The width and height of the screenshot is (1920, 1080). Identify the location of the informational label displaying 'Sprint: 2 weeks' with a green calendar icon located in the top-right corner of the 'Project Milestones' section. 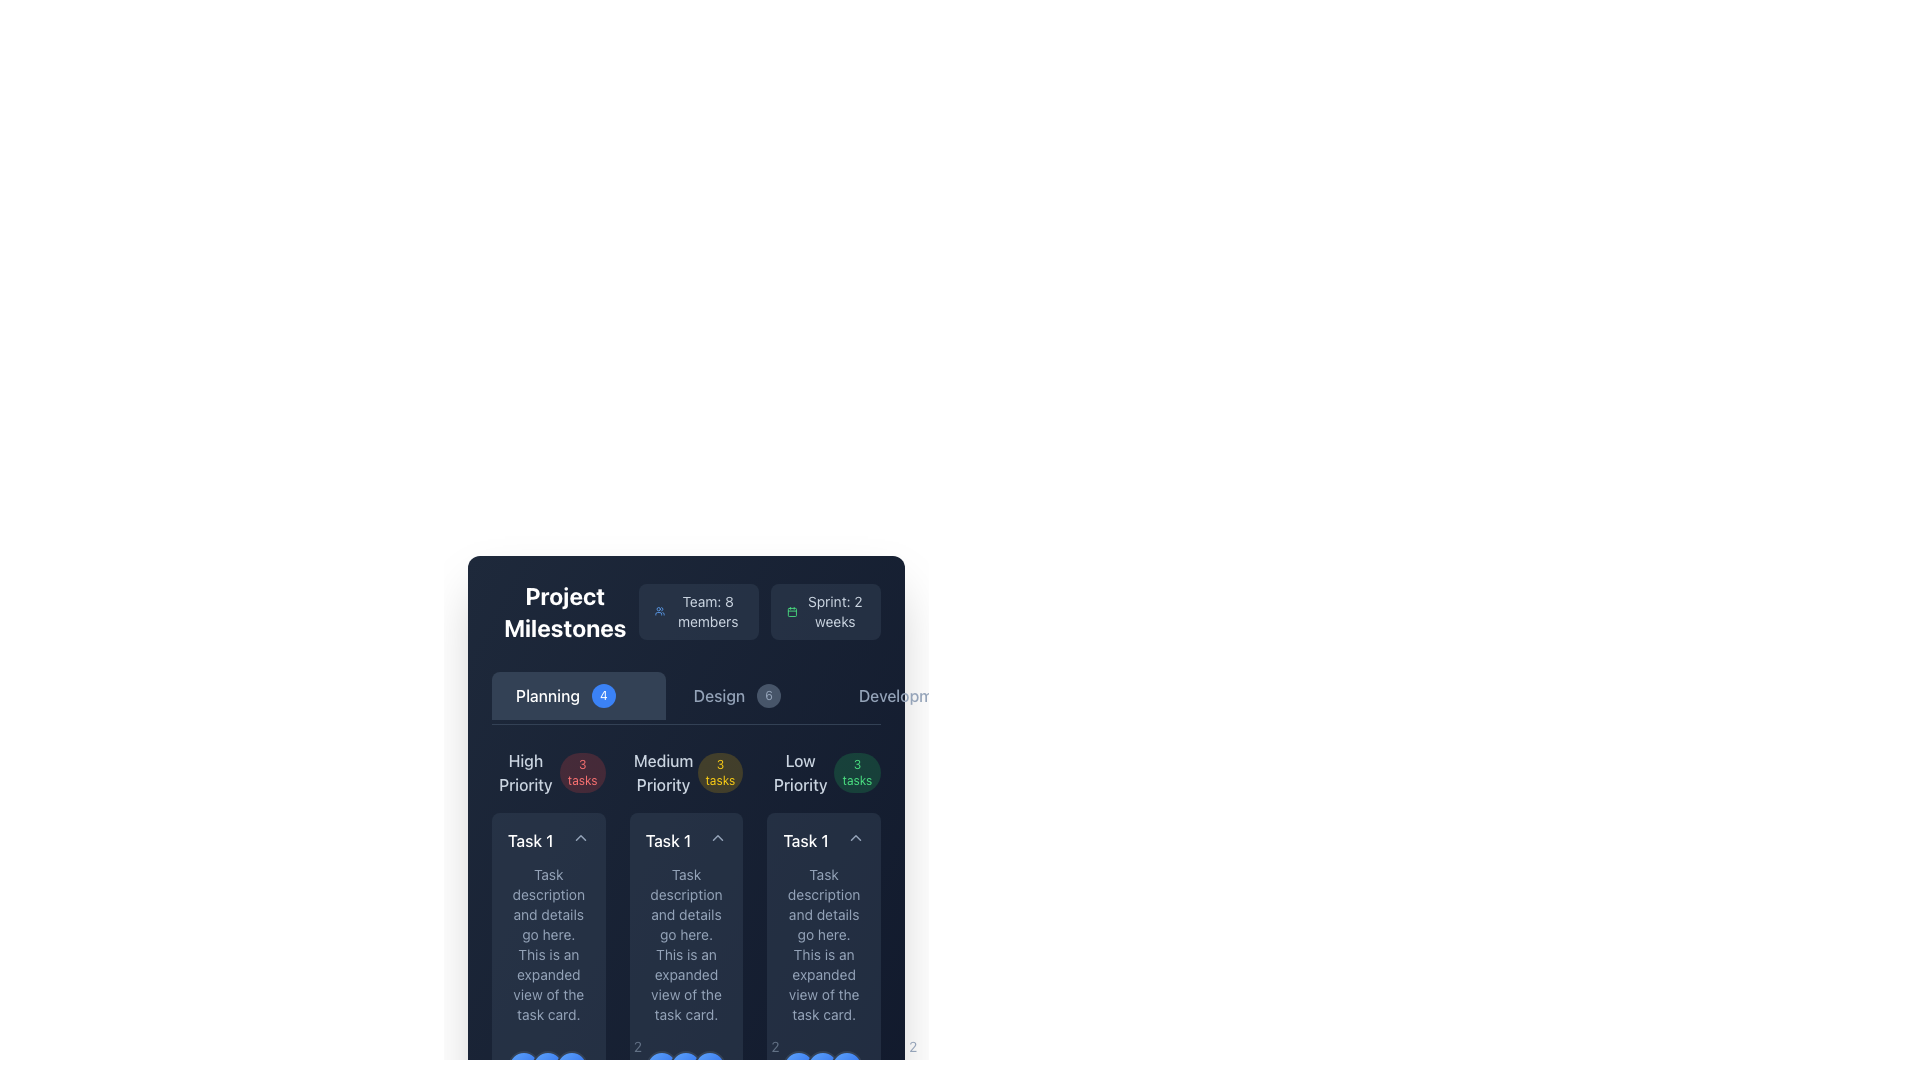
(825, 611).